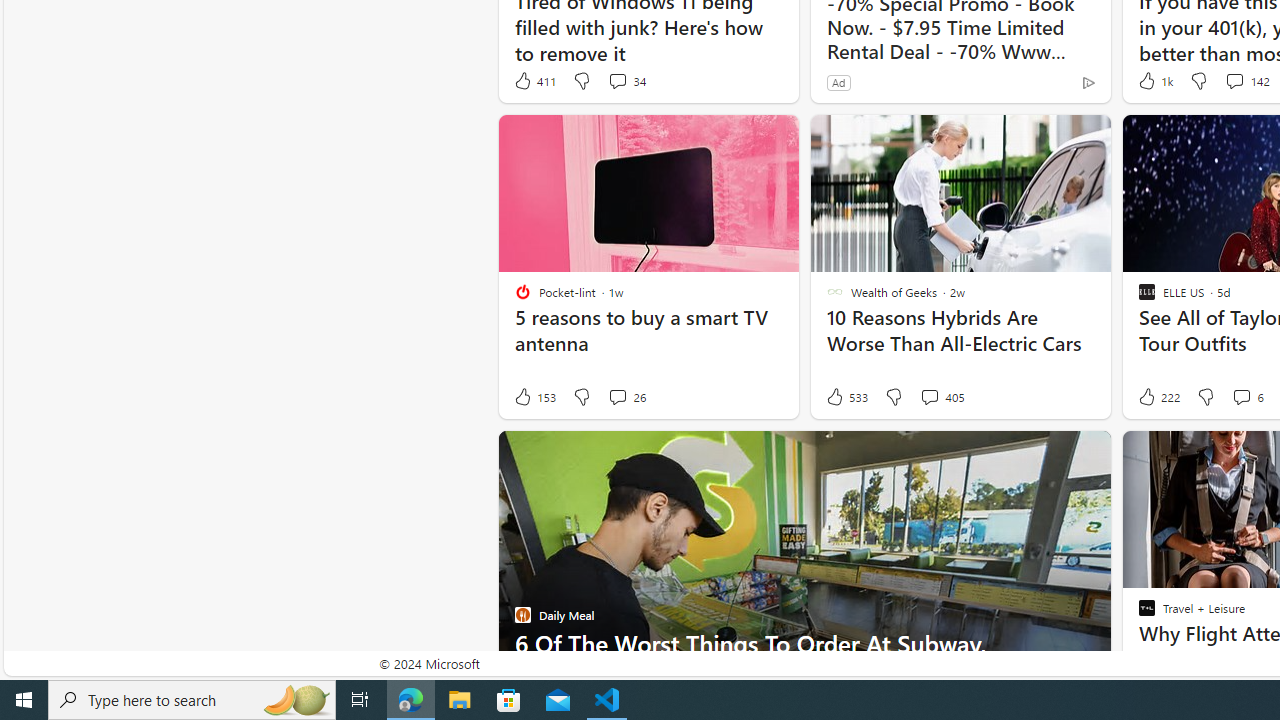 The width and height of the screenshot is (1280, 720). Describe the element at coordinates (625, 397) in the screenshot. I see `'View comments 26 Comment'` at that location.